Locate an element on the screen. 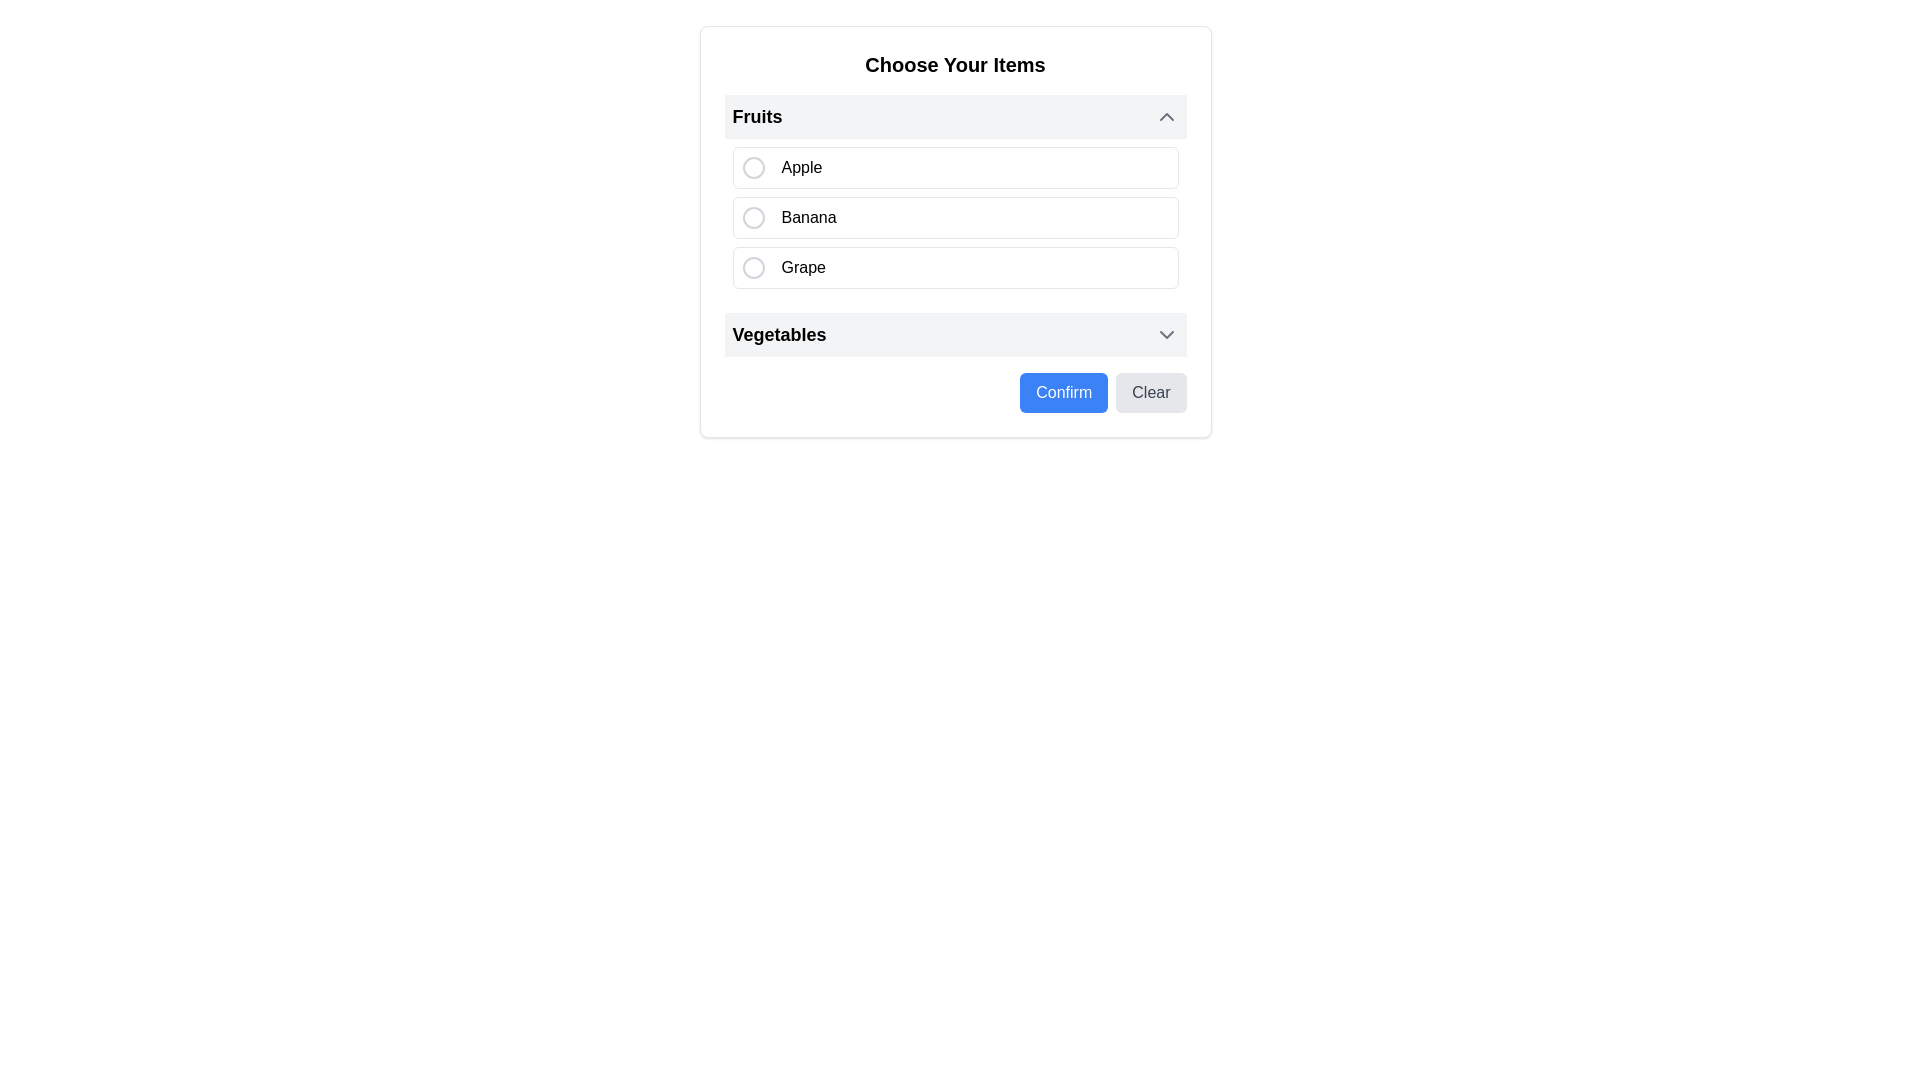 The image size is (1920, 1080). the graphical circle icon representing the selection state for the 'Apple' item in the 'Fruits' category is located at coordinates (752, 167).